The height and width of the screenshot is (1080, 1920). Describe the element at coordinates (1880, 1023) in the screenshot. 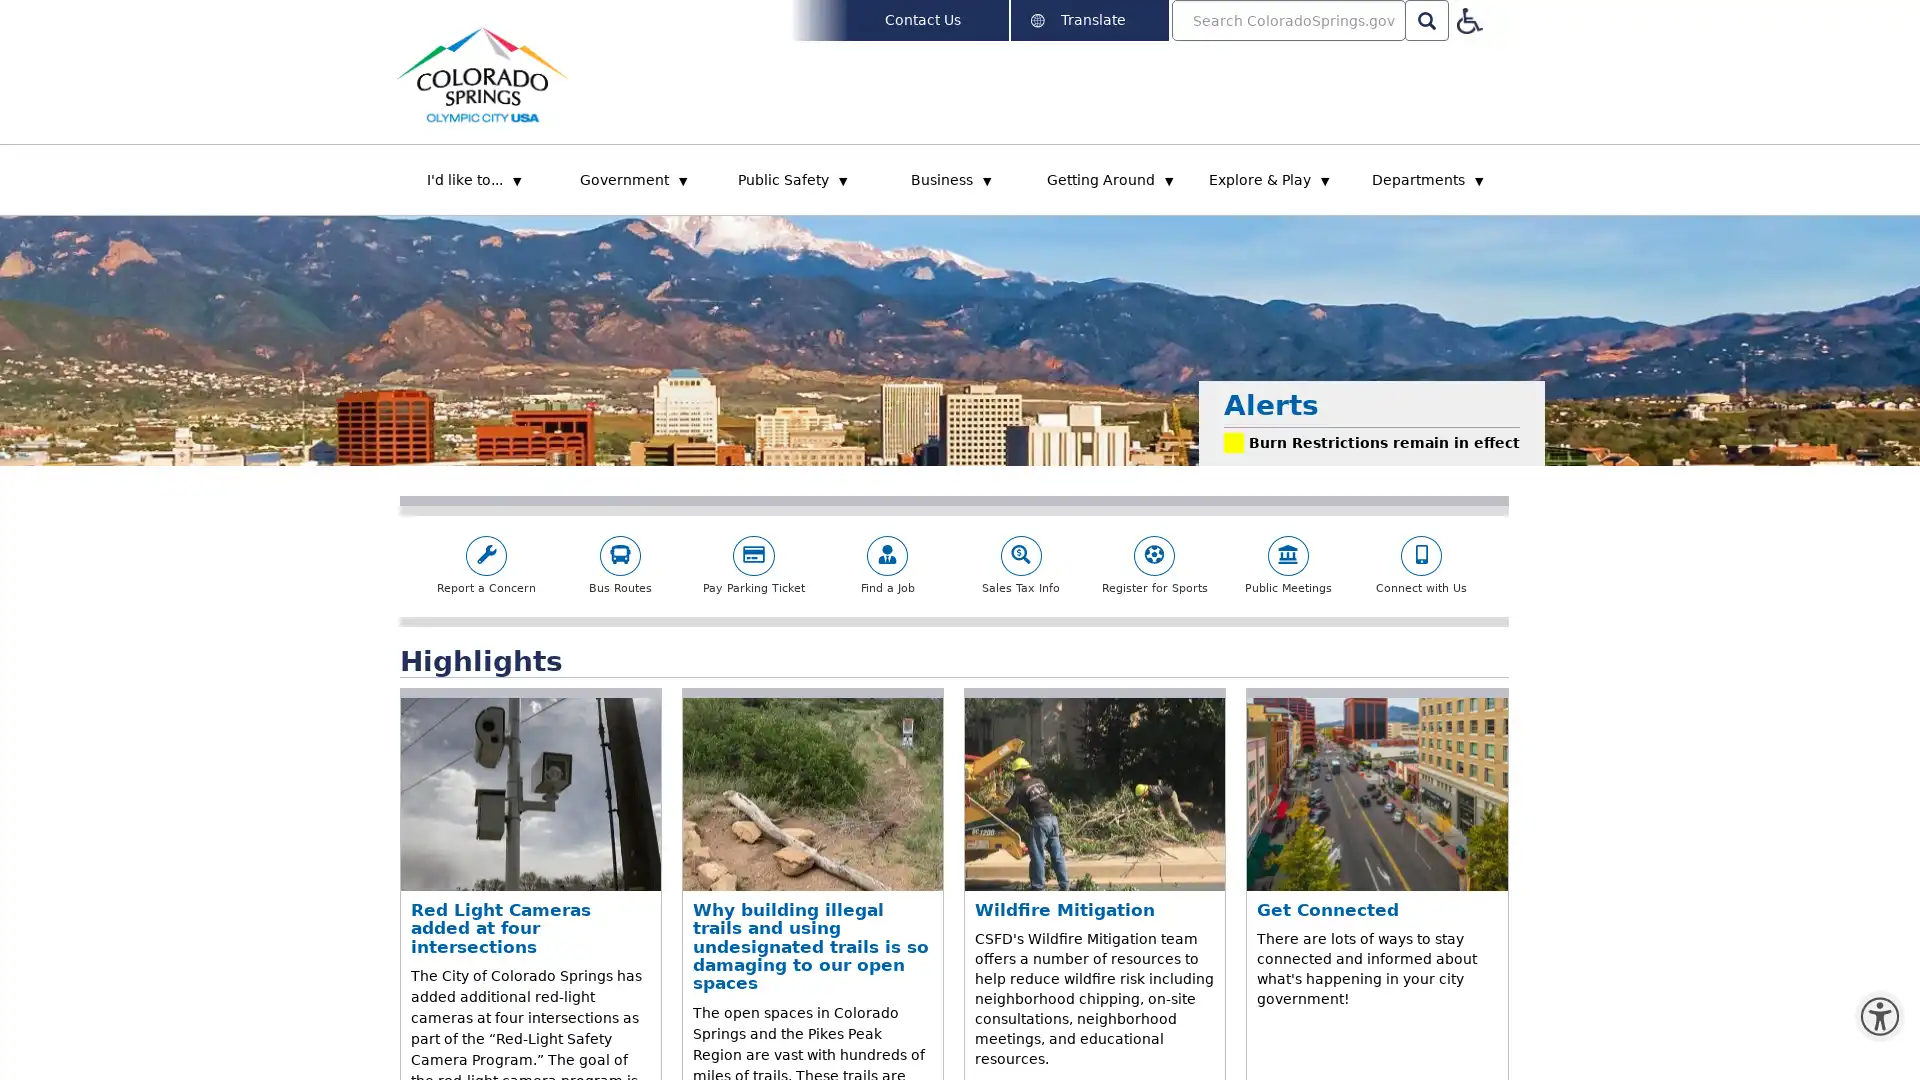

I see `Open the Monsido PageAssist` at that location.